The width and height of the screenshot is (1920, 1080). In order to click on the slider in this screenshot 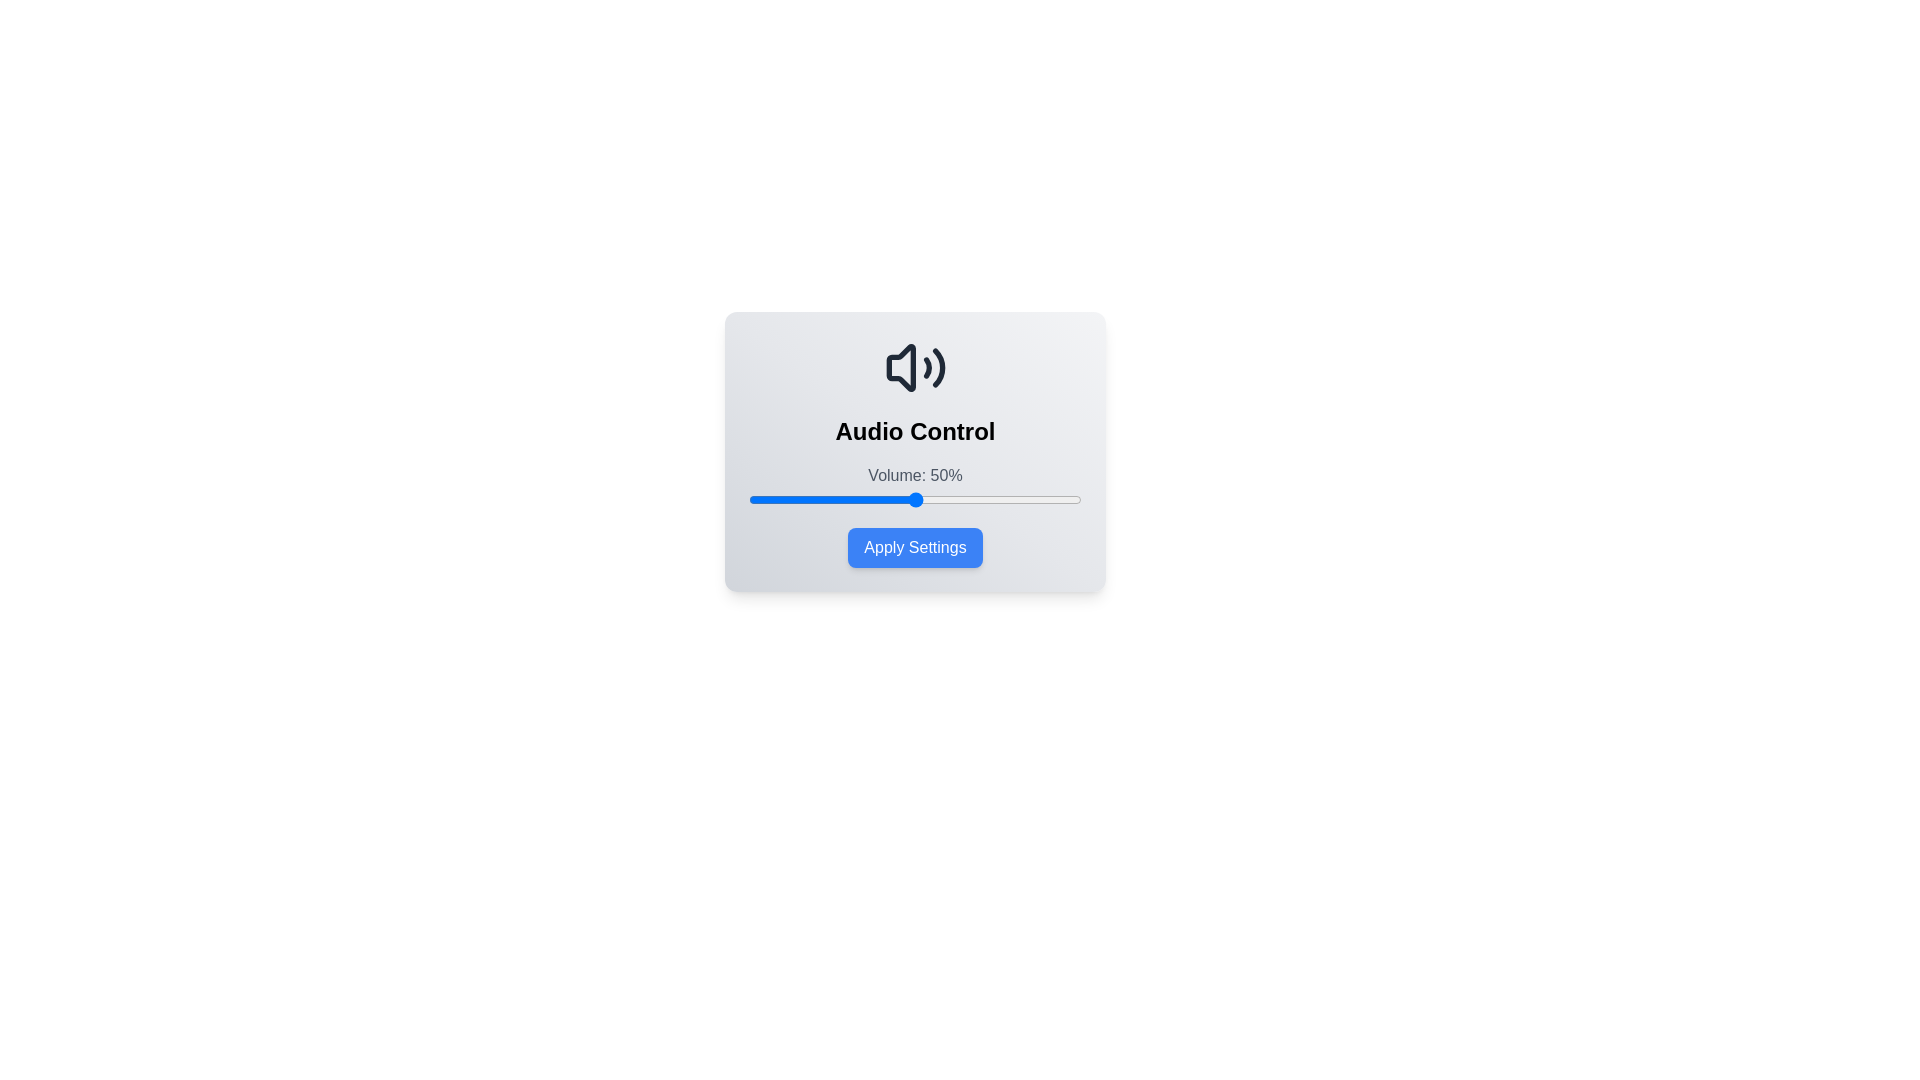, I will do `click(897, 499)`.